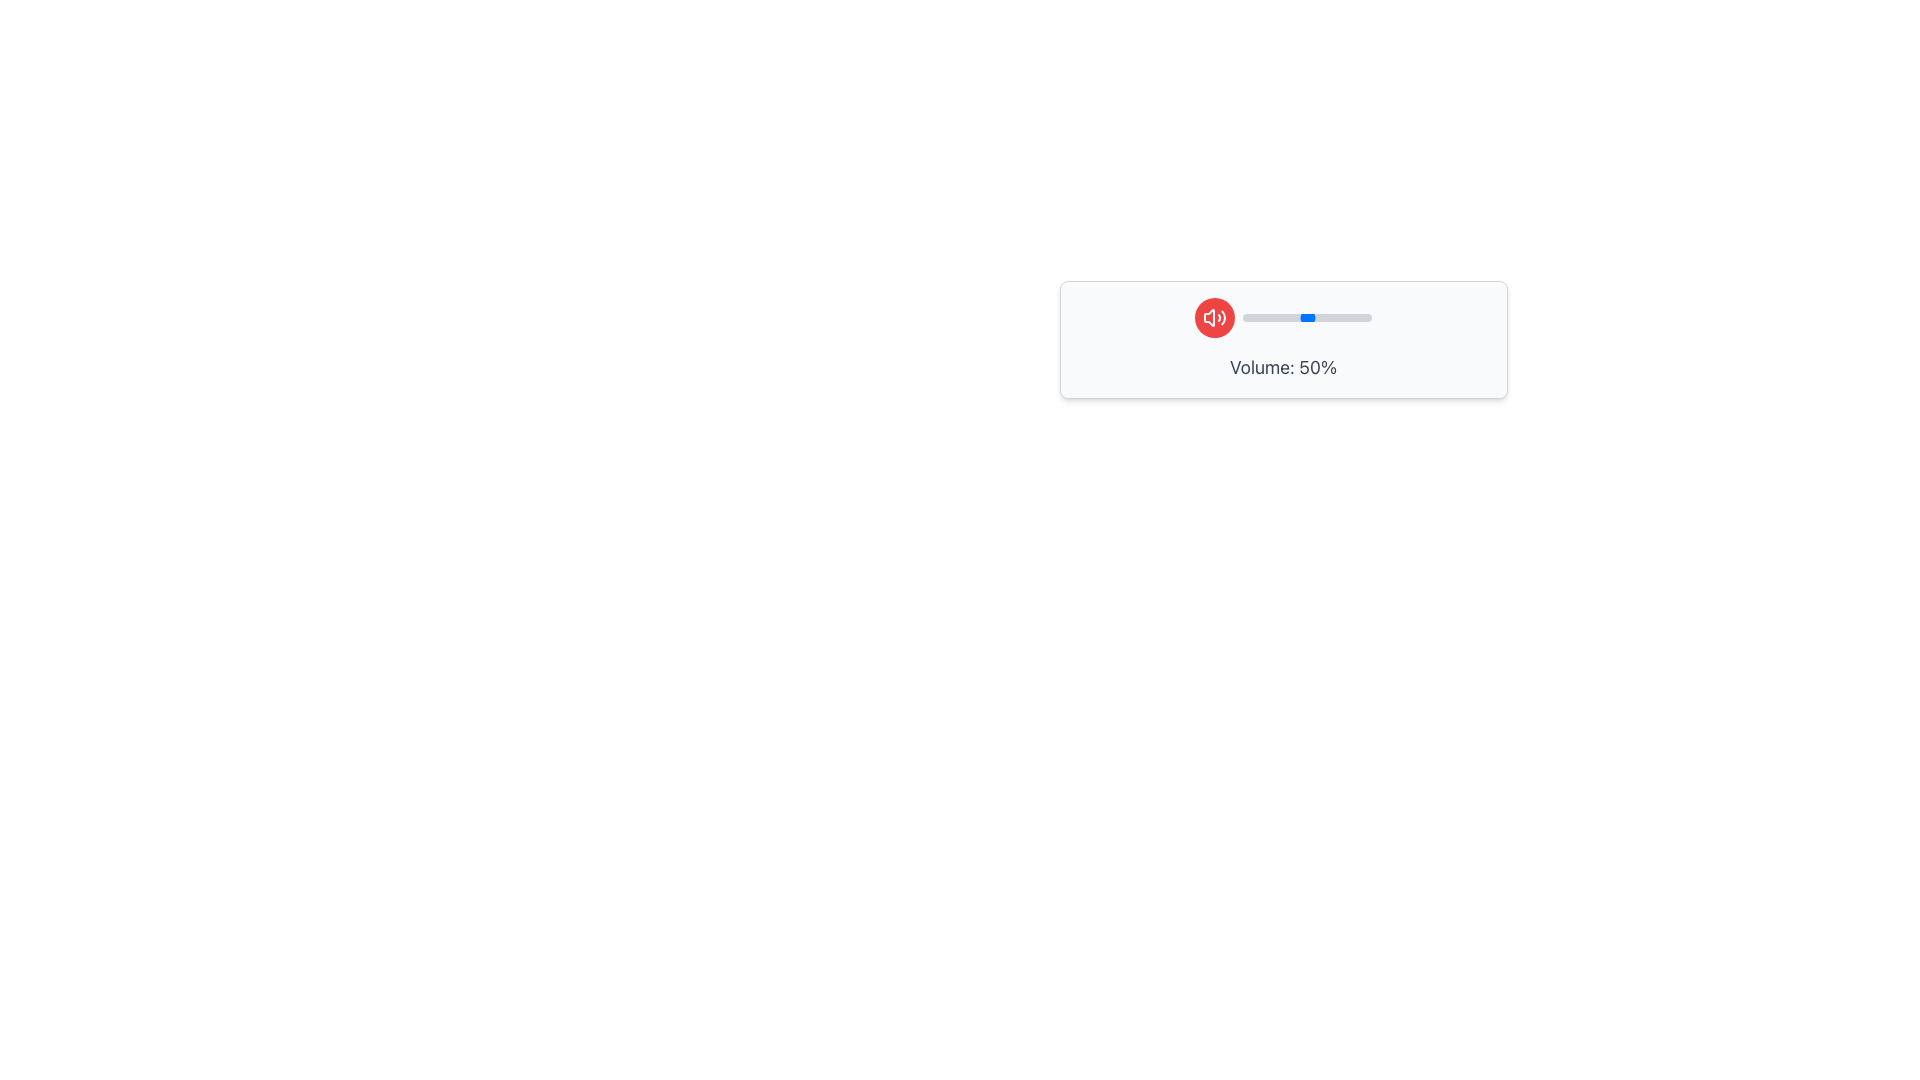 This screenshot has width=1920, height=1080. What do you see at coordinates (1266, 316) in the screenshot?
I see `volume` at bounding box center [1266, 316].